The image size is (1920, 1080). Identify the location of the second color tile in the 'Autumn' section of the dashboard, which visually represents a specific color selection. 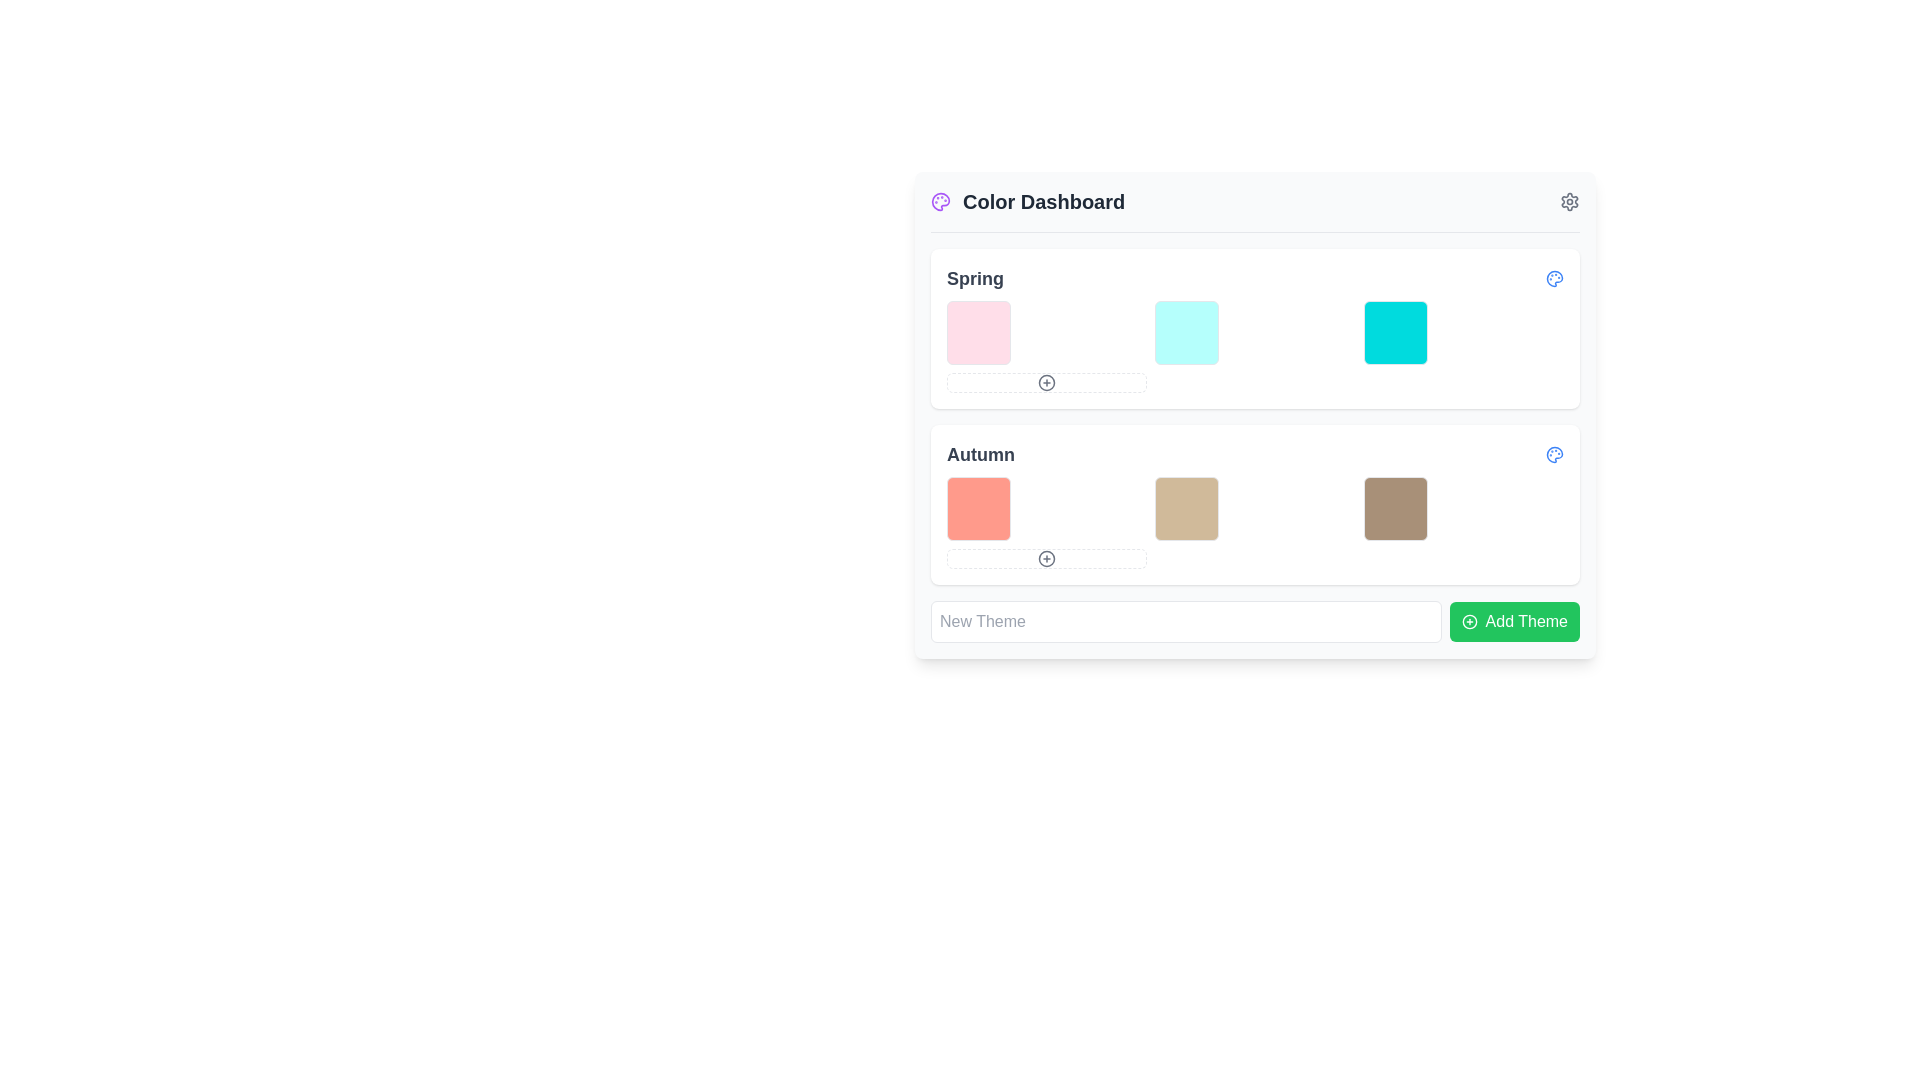
(1187, 508).